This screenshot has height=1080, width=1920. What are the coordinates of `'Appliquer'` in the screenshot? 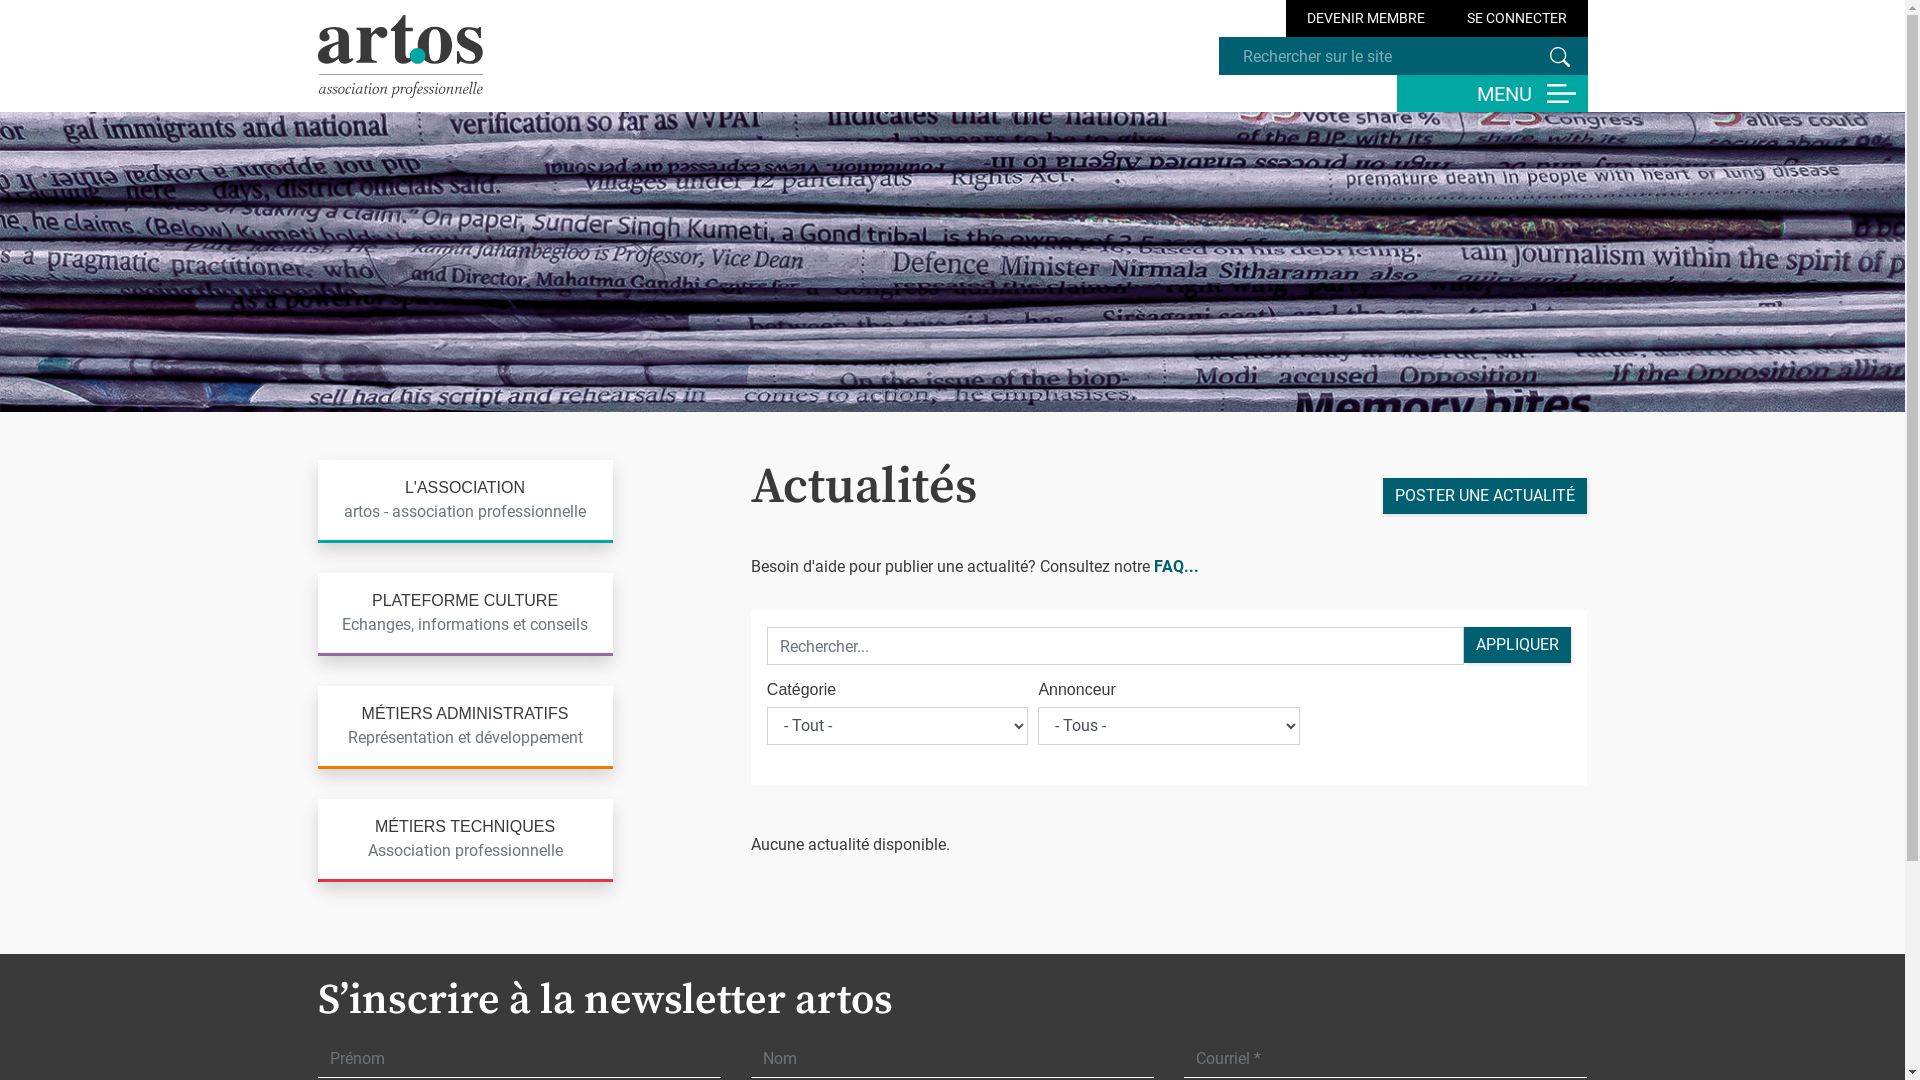 It's located at (1517, 644).